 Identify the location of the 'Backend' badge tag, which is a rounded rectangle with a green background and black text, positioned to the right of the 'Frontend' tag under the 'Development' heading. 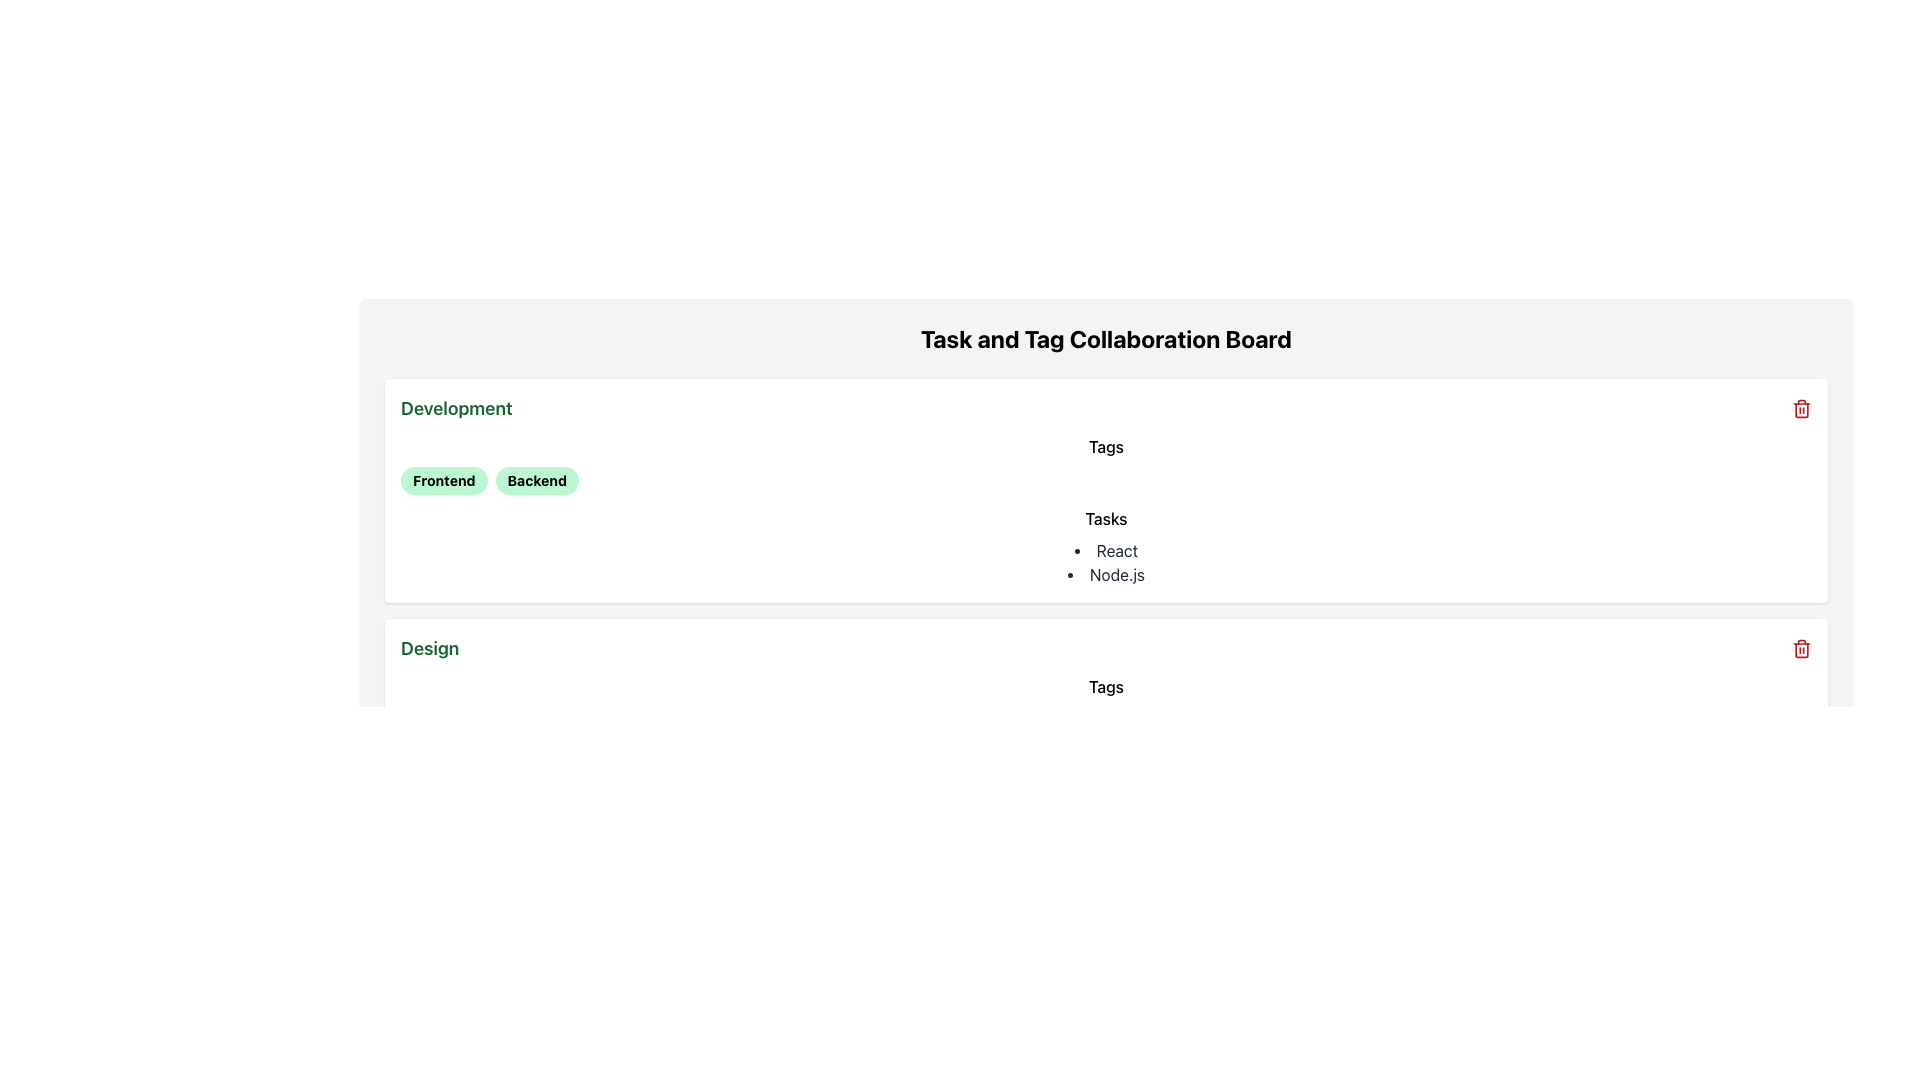
(537, 481).